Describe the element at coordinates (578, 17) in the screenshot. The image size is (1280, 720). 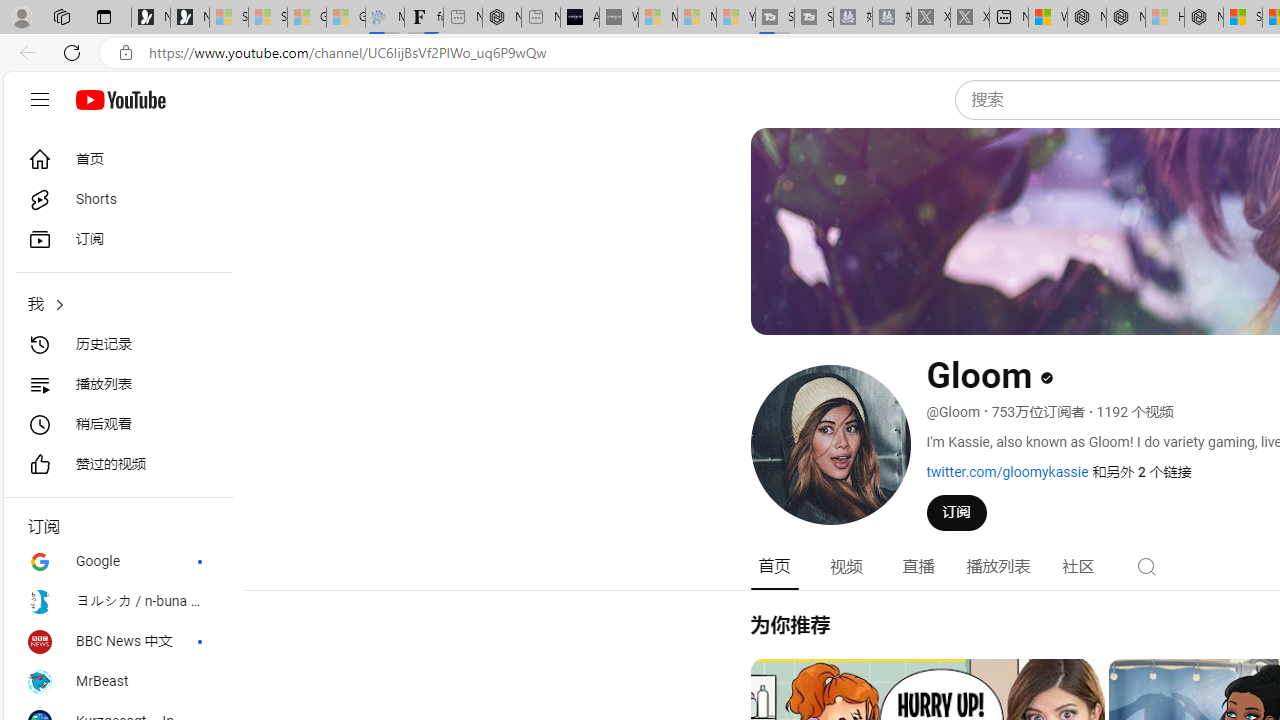
I see `'AI Voice Changer for PC and Mac - Voice.ai'` at that location.